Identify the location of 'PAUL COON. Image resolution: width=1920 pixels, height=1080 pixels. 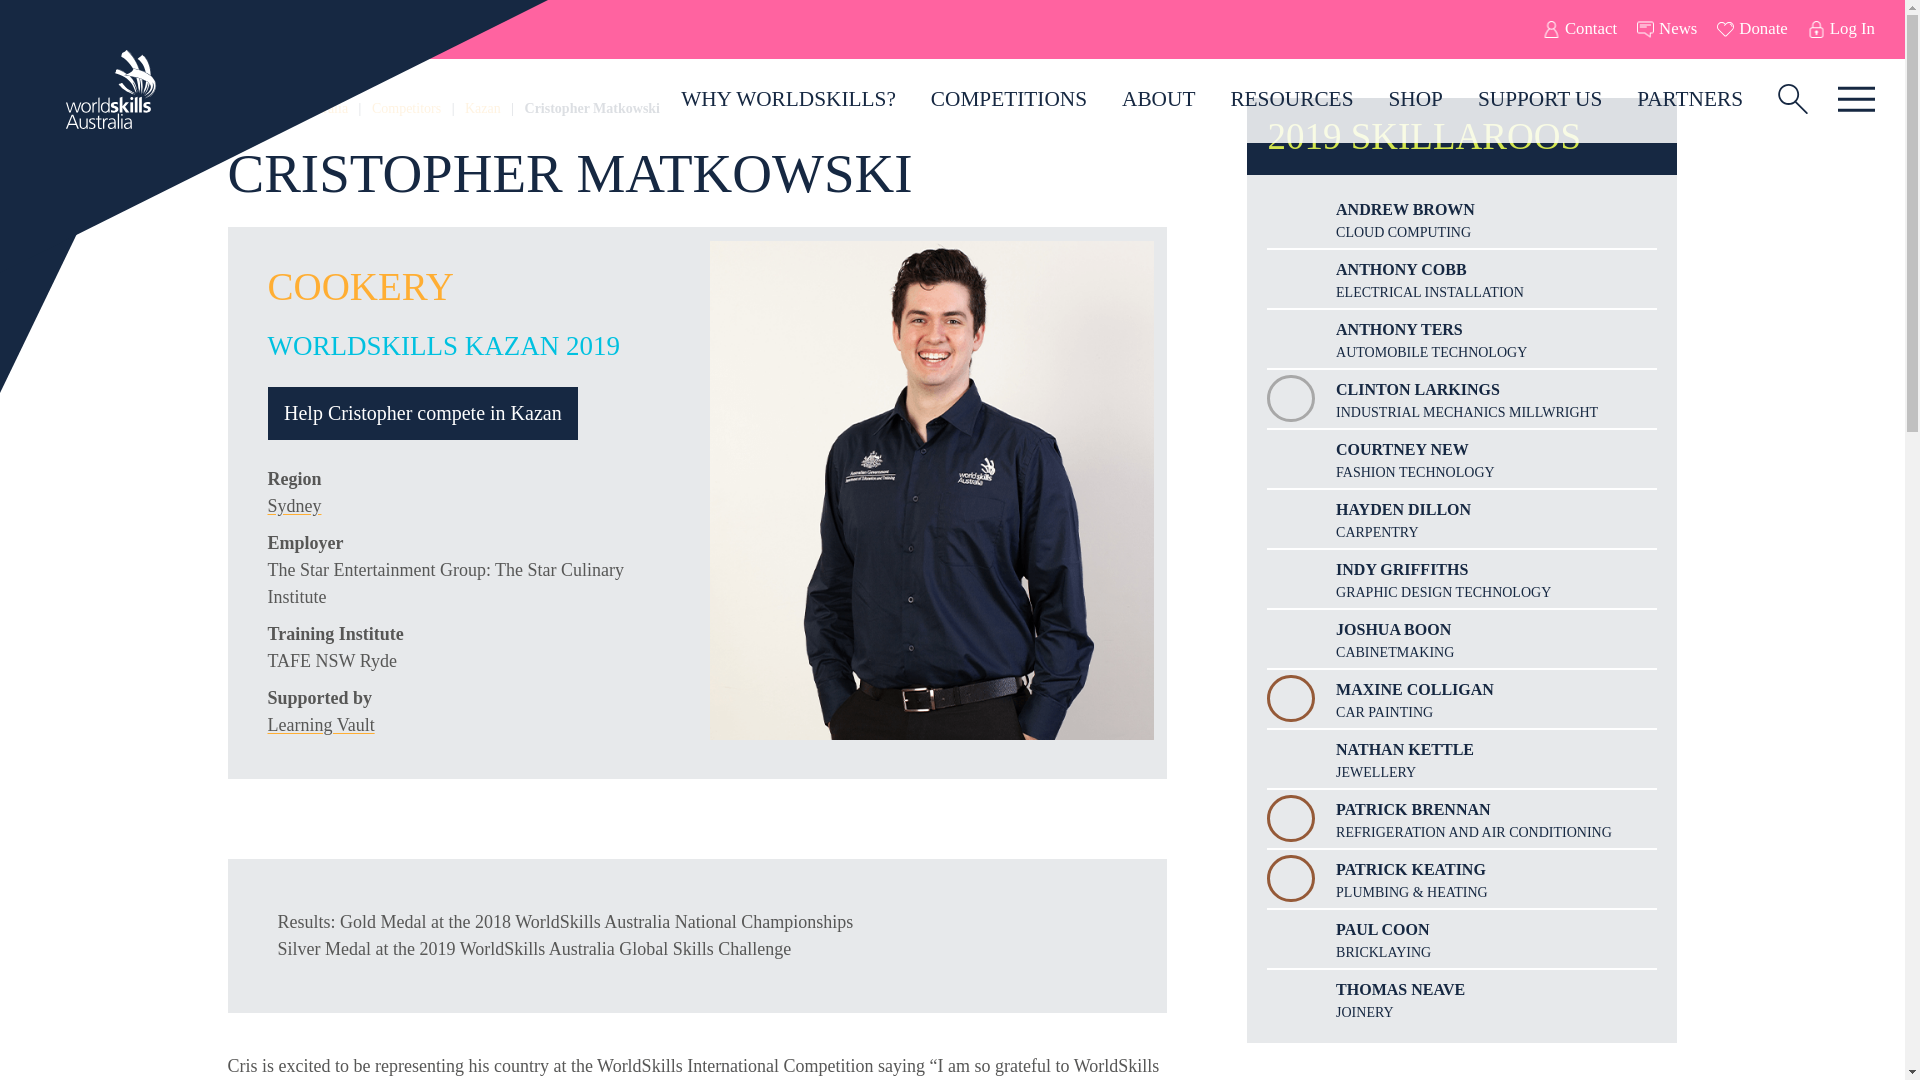
(1462, 938).